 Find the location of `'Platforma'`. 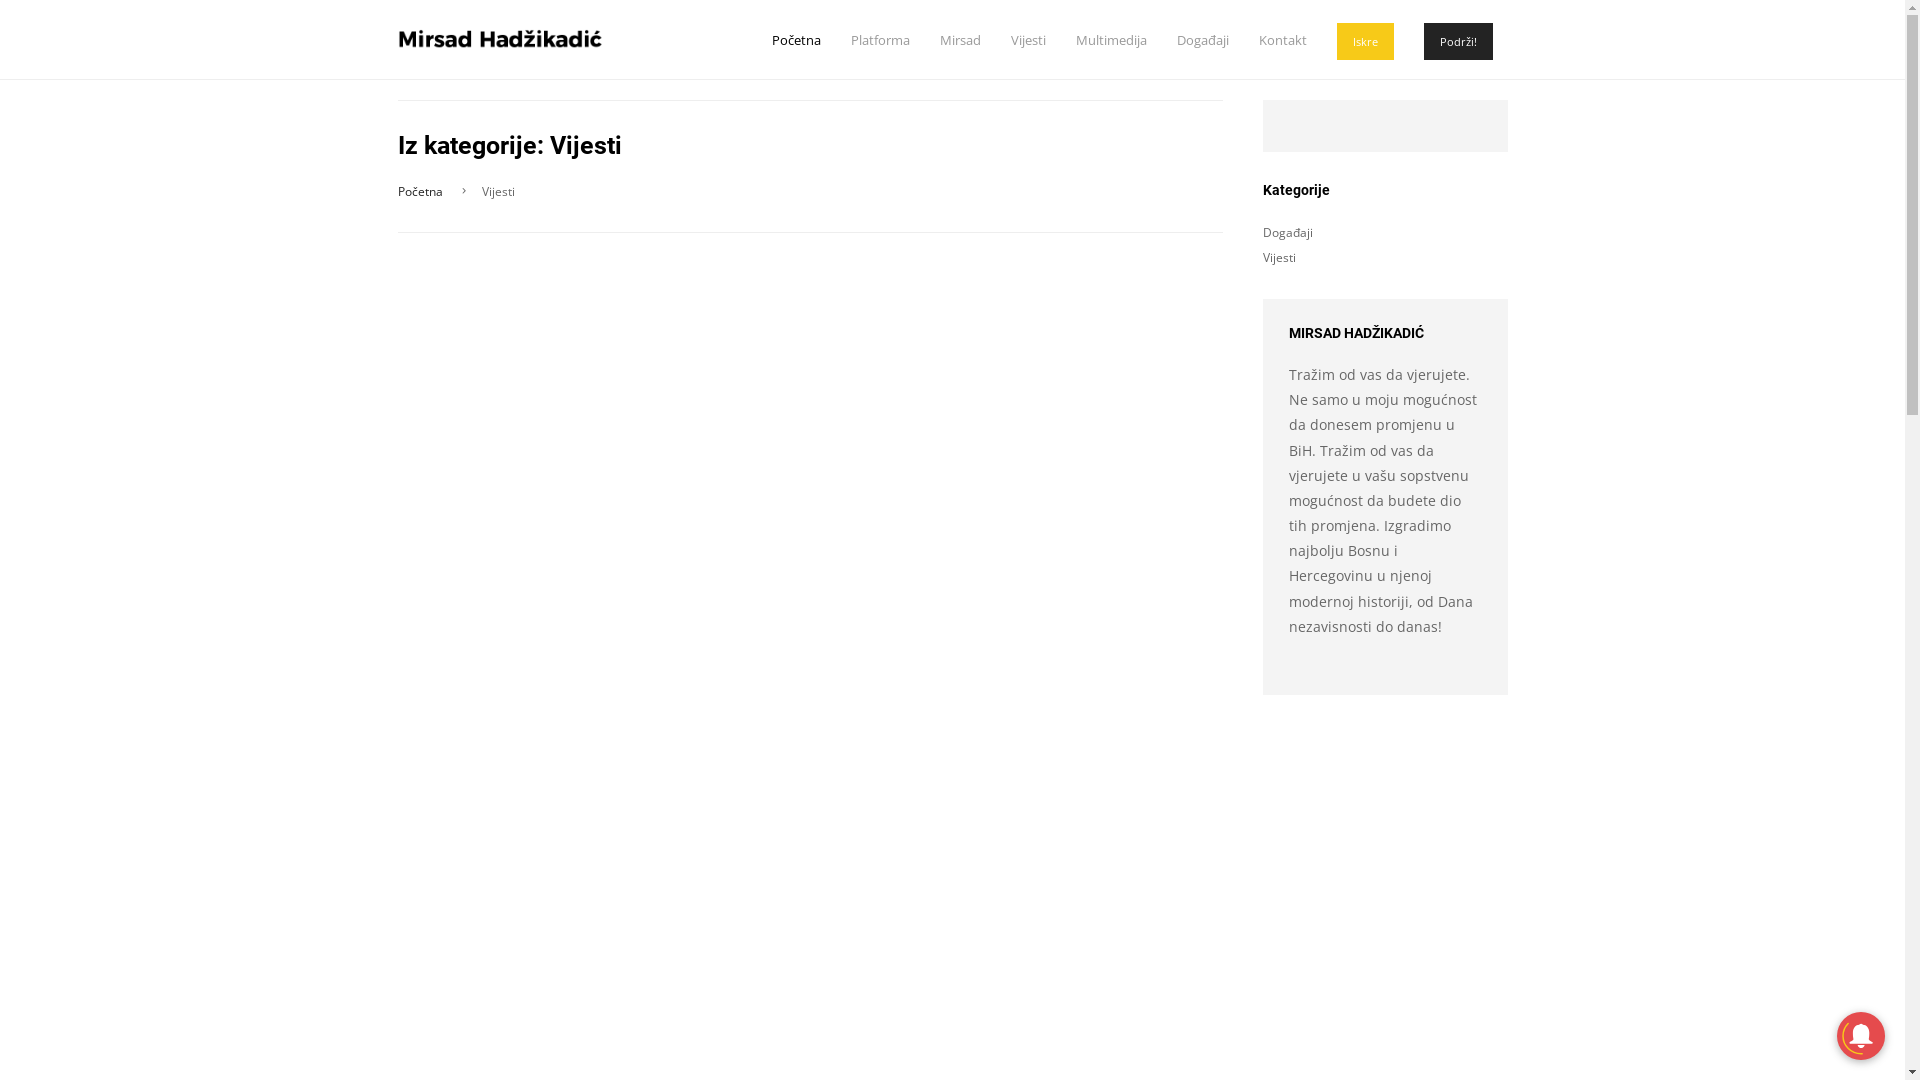

'Platforma' is located at coordinates (879, 39).